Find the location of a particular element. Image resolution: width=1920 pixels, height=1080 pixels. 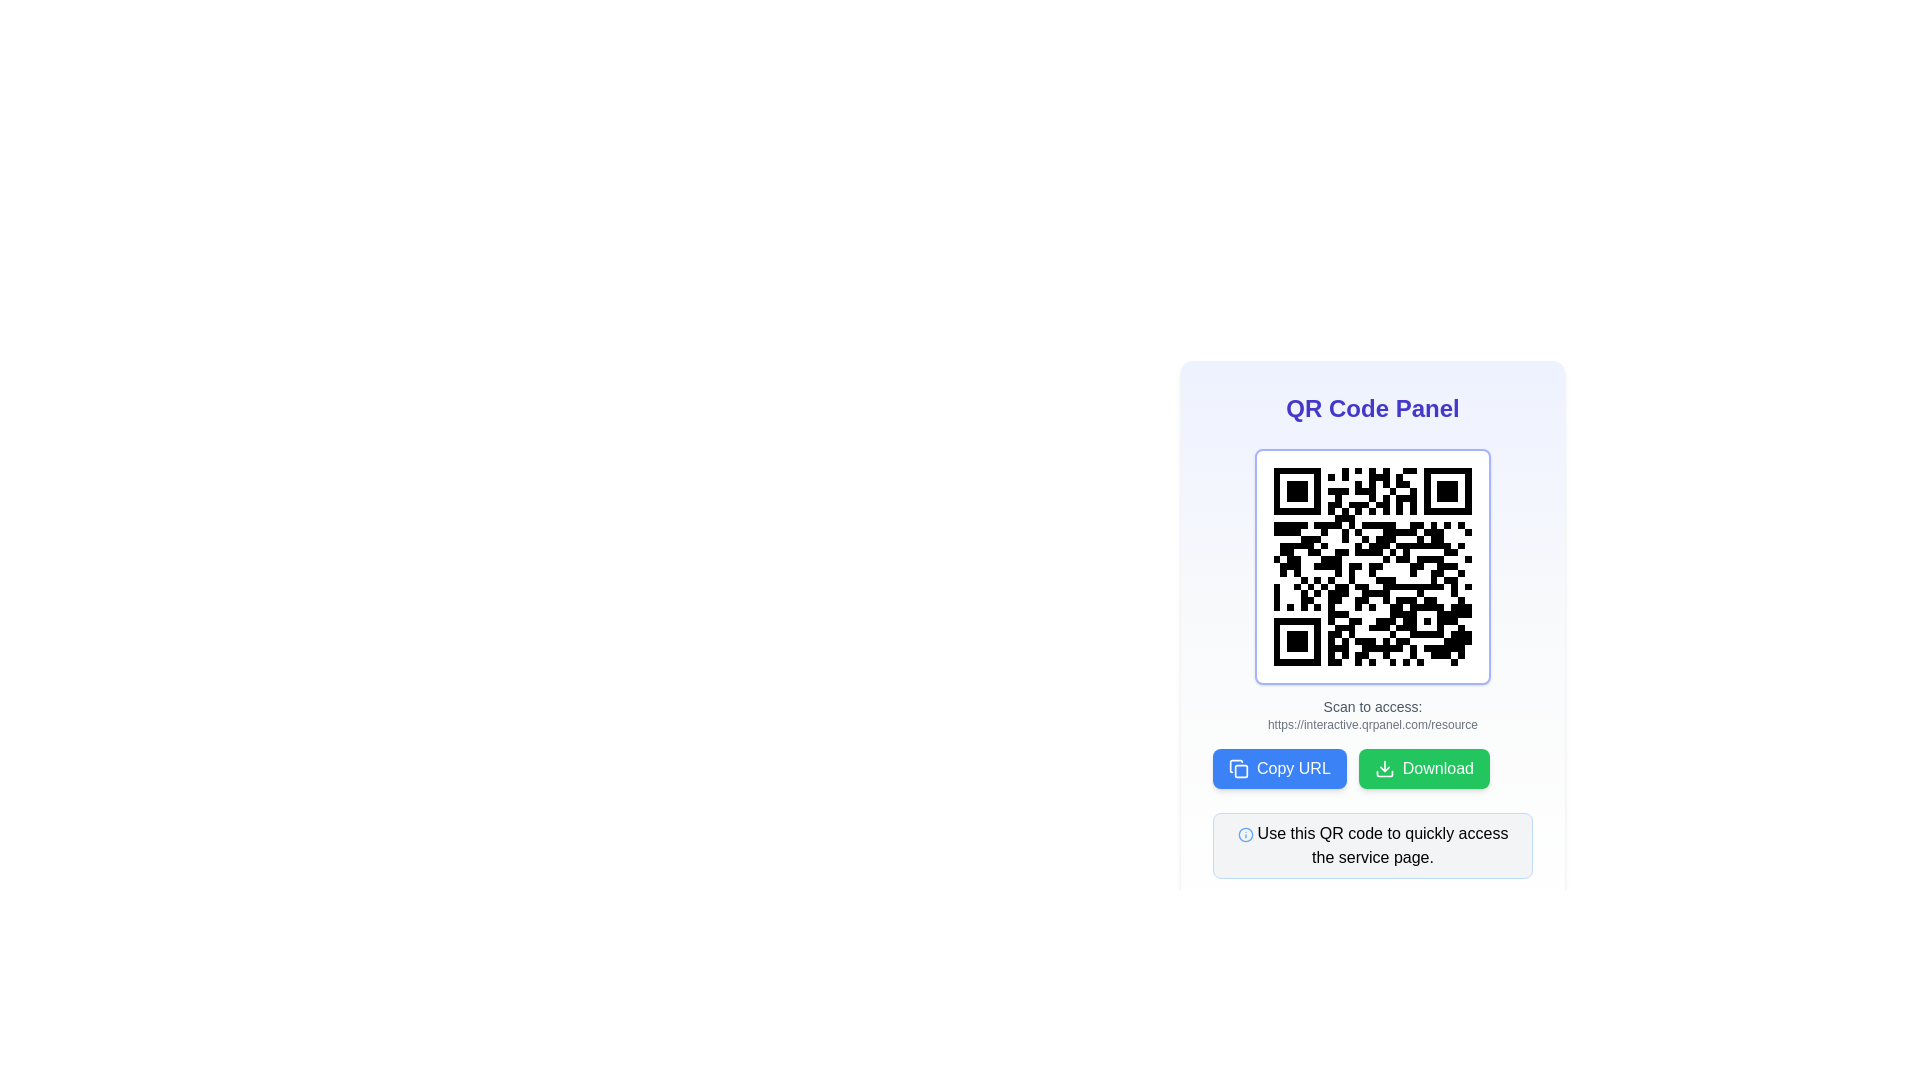

the static text component that displays the destination URL, located below the 'Scan is located at coordinates (1371, 725).